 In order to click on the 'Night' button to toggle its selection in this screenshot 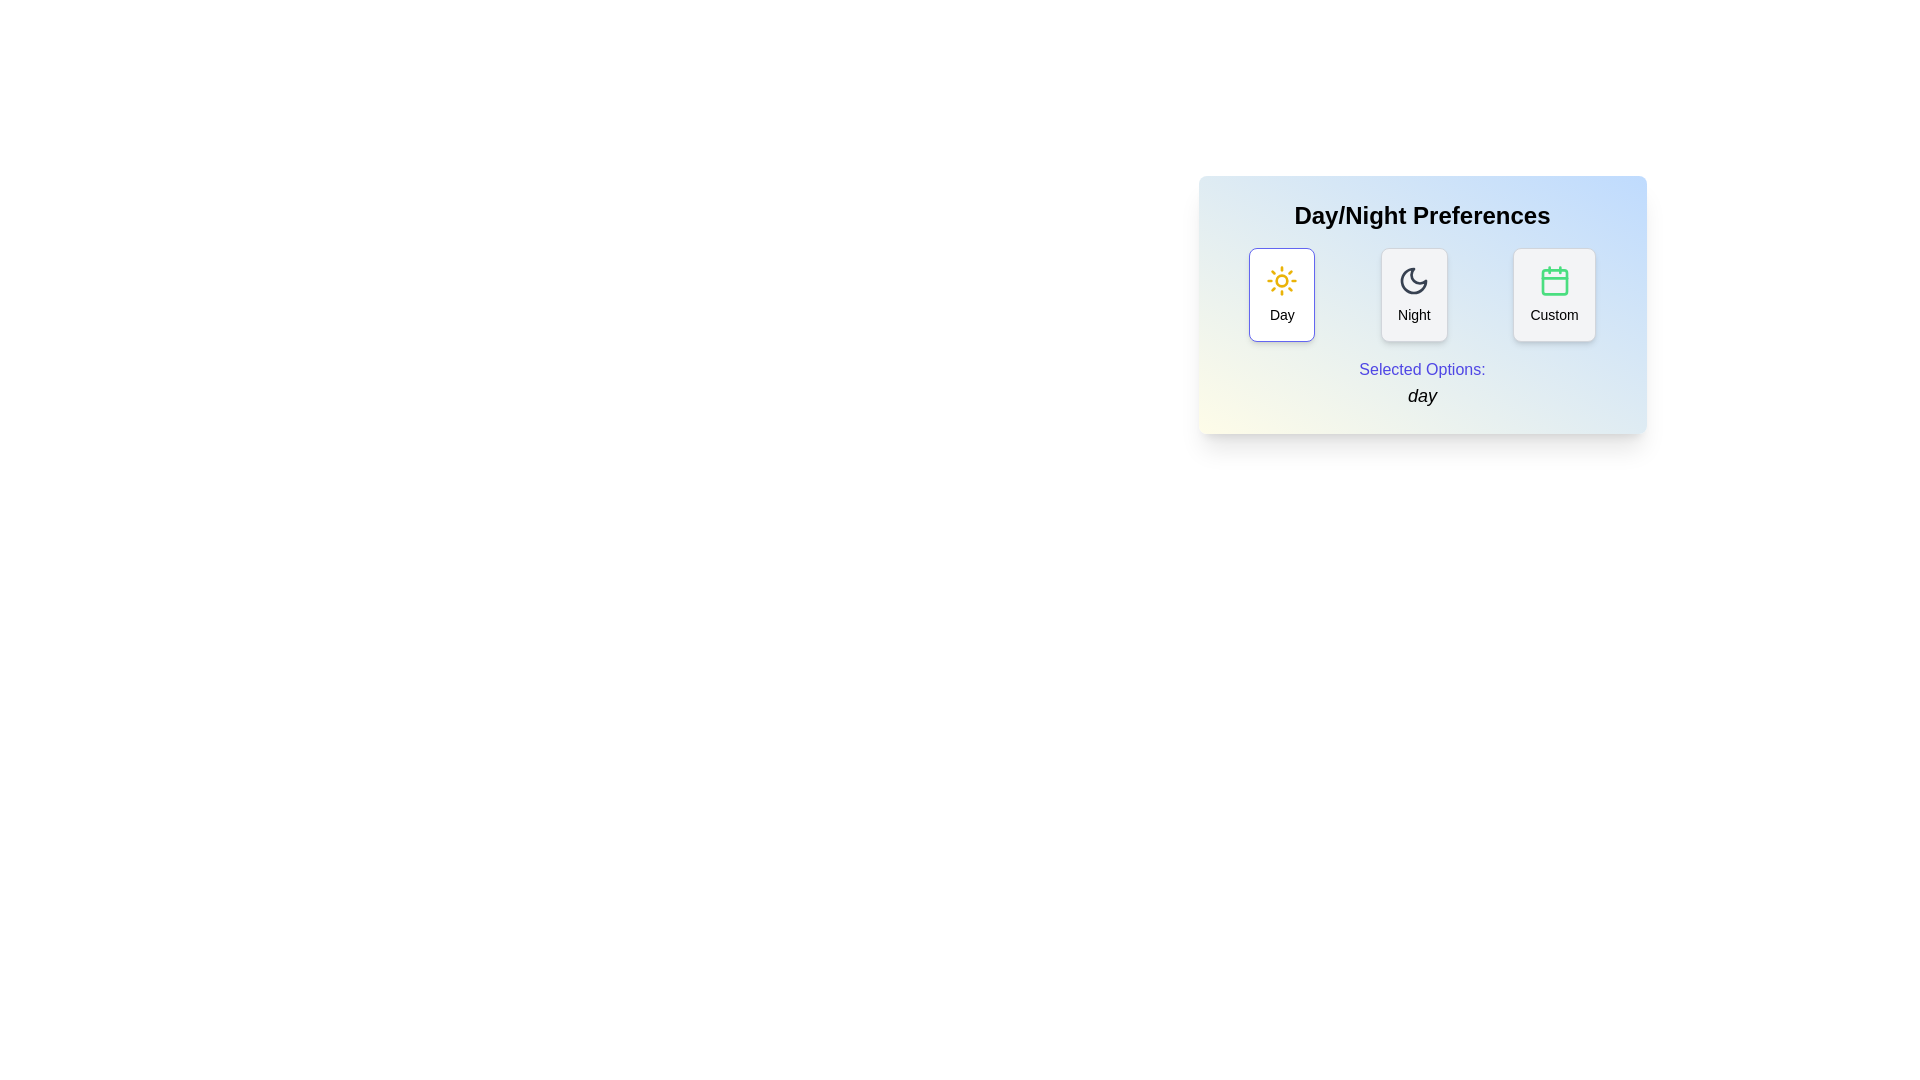, I will do `click(1413, 294)`.